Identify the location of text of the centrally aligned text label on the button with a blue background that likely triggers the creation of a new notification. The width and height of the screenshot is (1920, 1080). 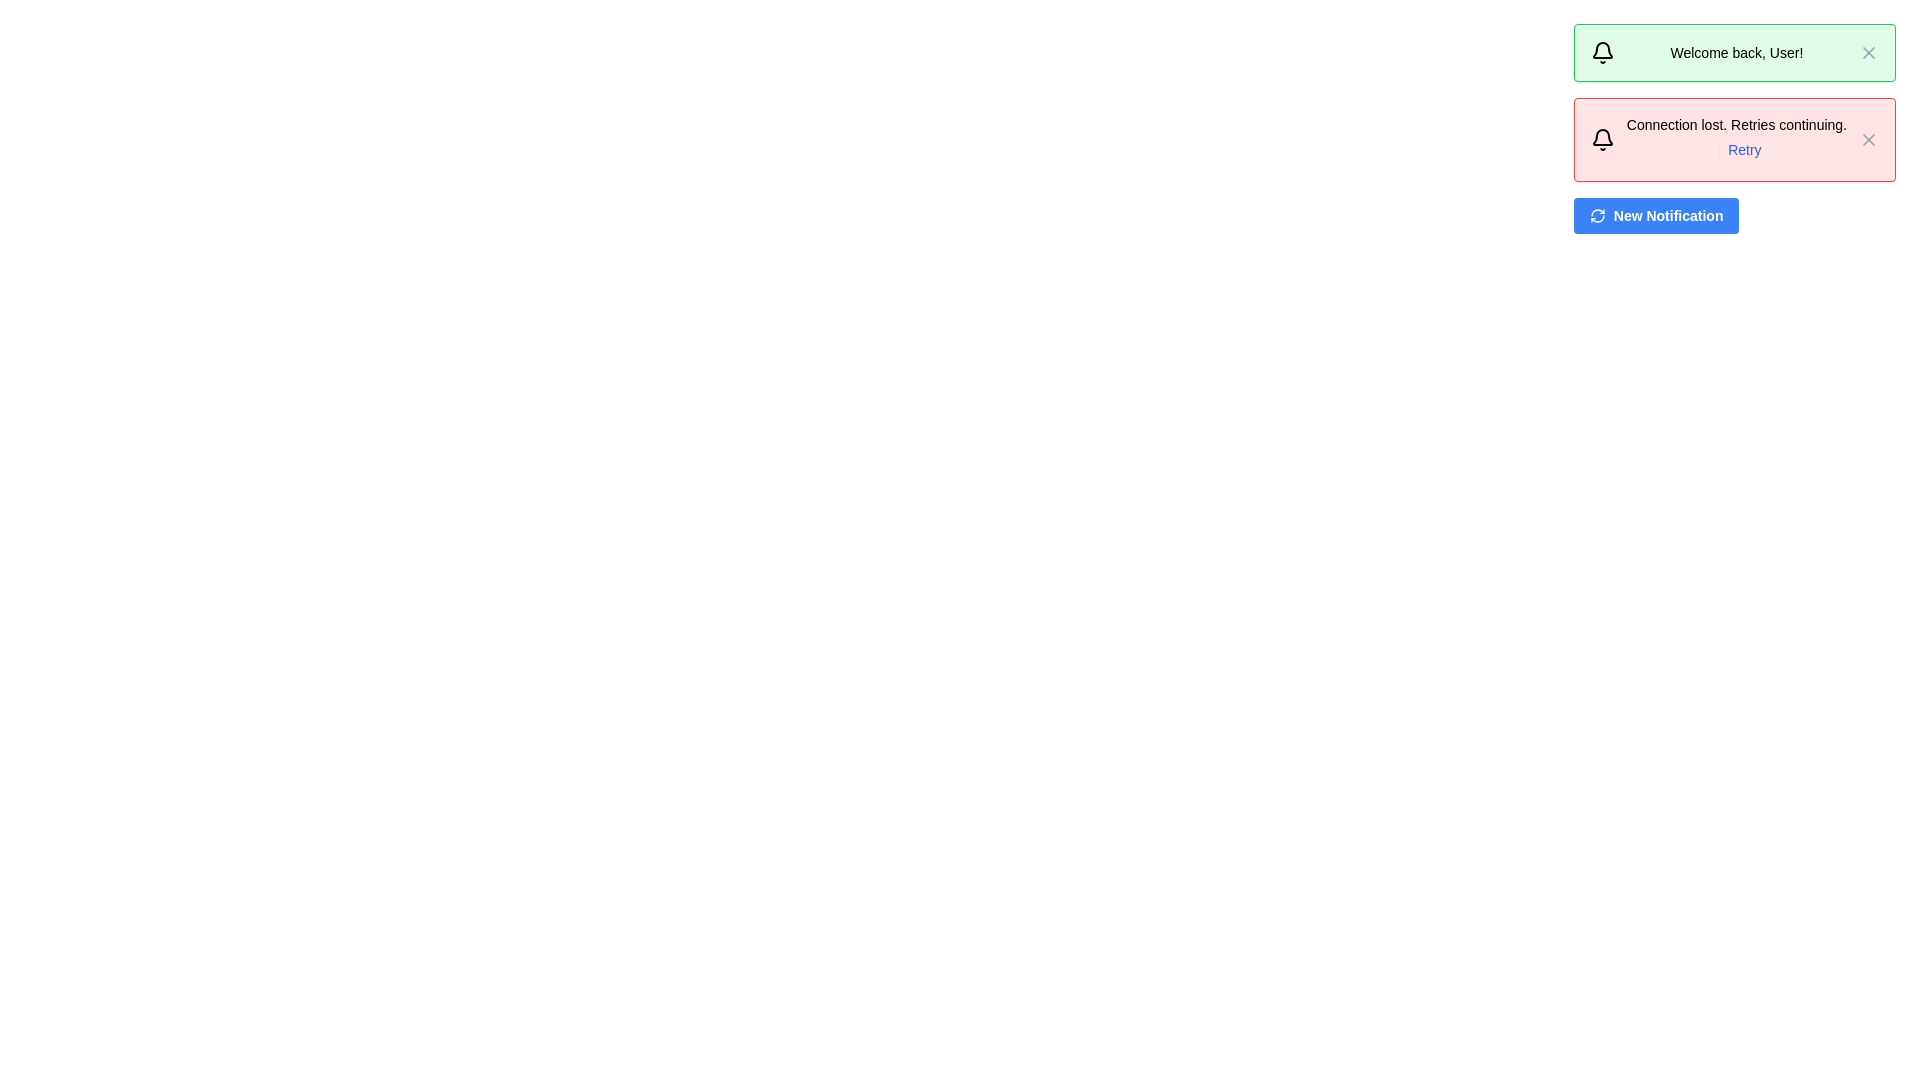
(1668, 216).